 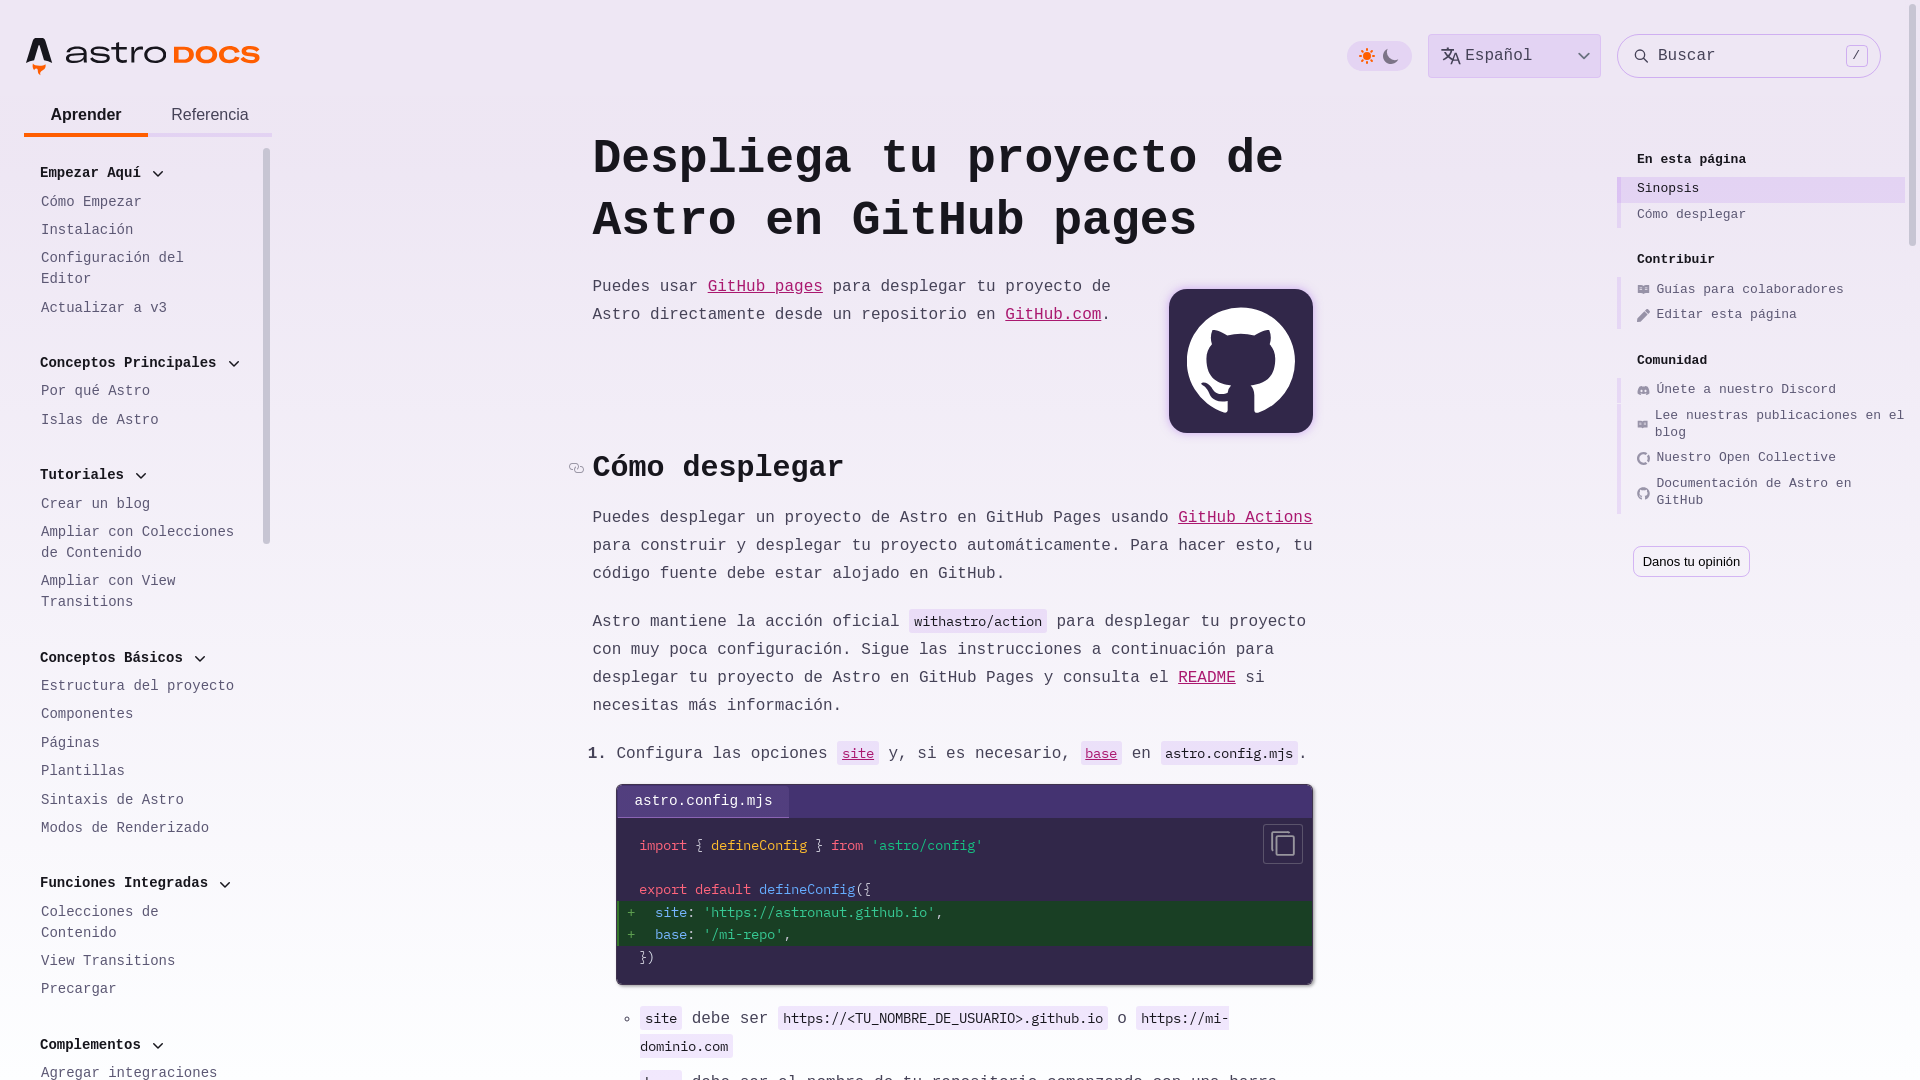 What do you see at coordinates (140, 828) in the screenshot?
I see `'Modos de Renderizado'` at bounding box center [140, 828].